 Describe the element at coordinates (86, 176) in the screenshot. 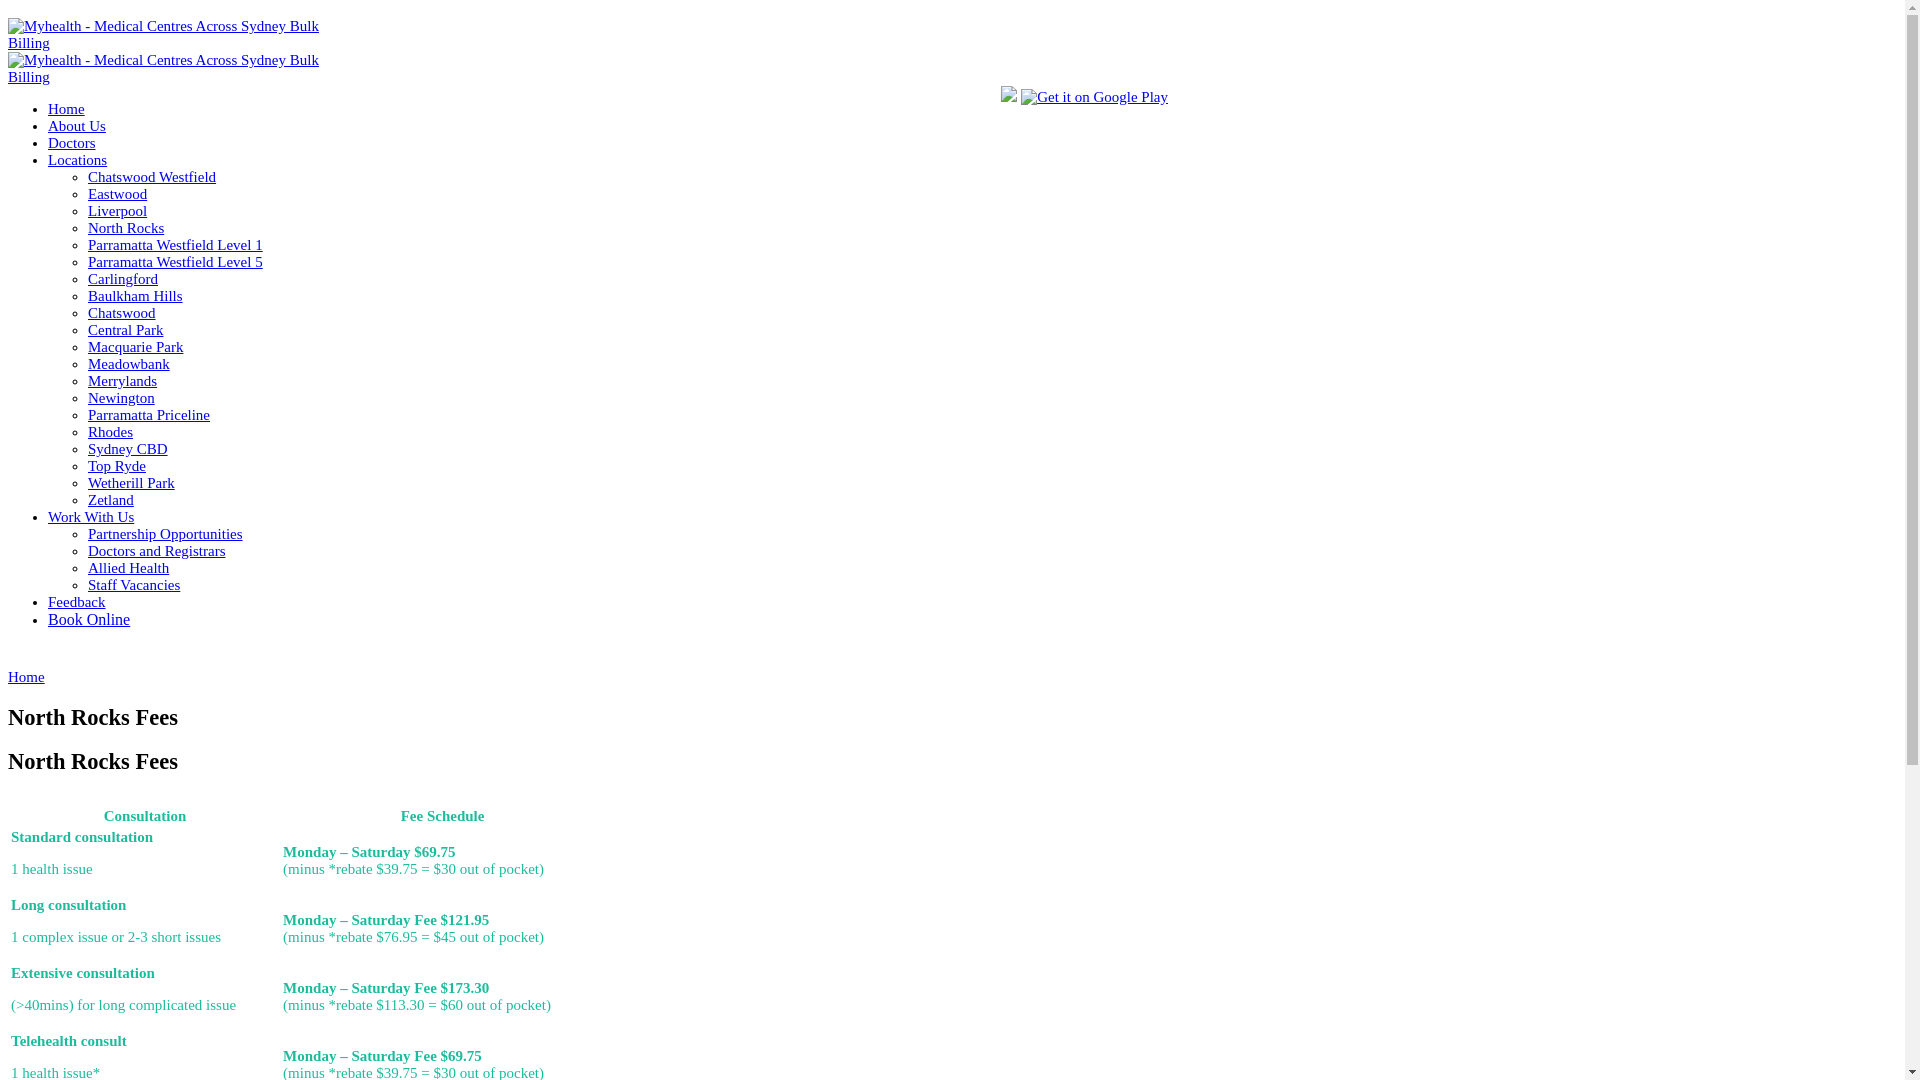

I see `'Chatswood Westfield'` at that location.